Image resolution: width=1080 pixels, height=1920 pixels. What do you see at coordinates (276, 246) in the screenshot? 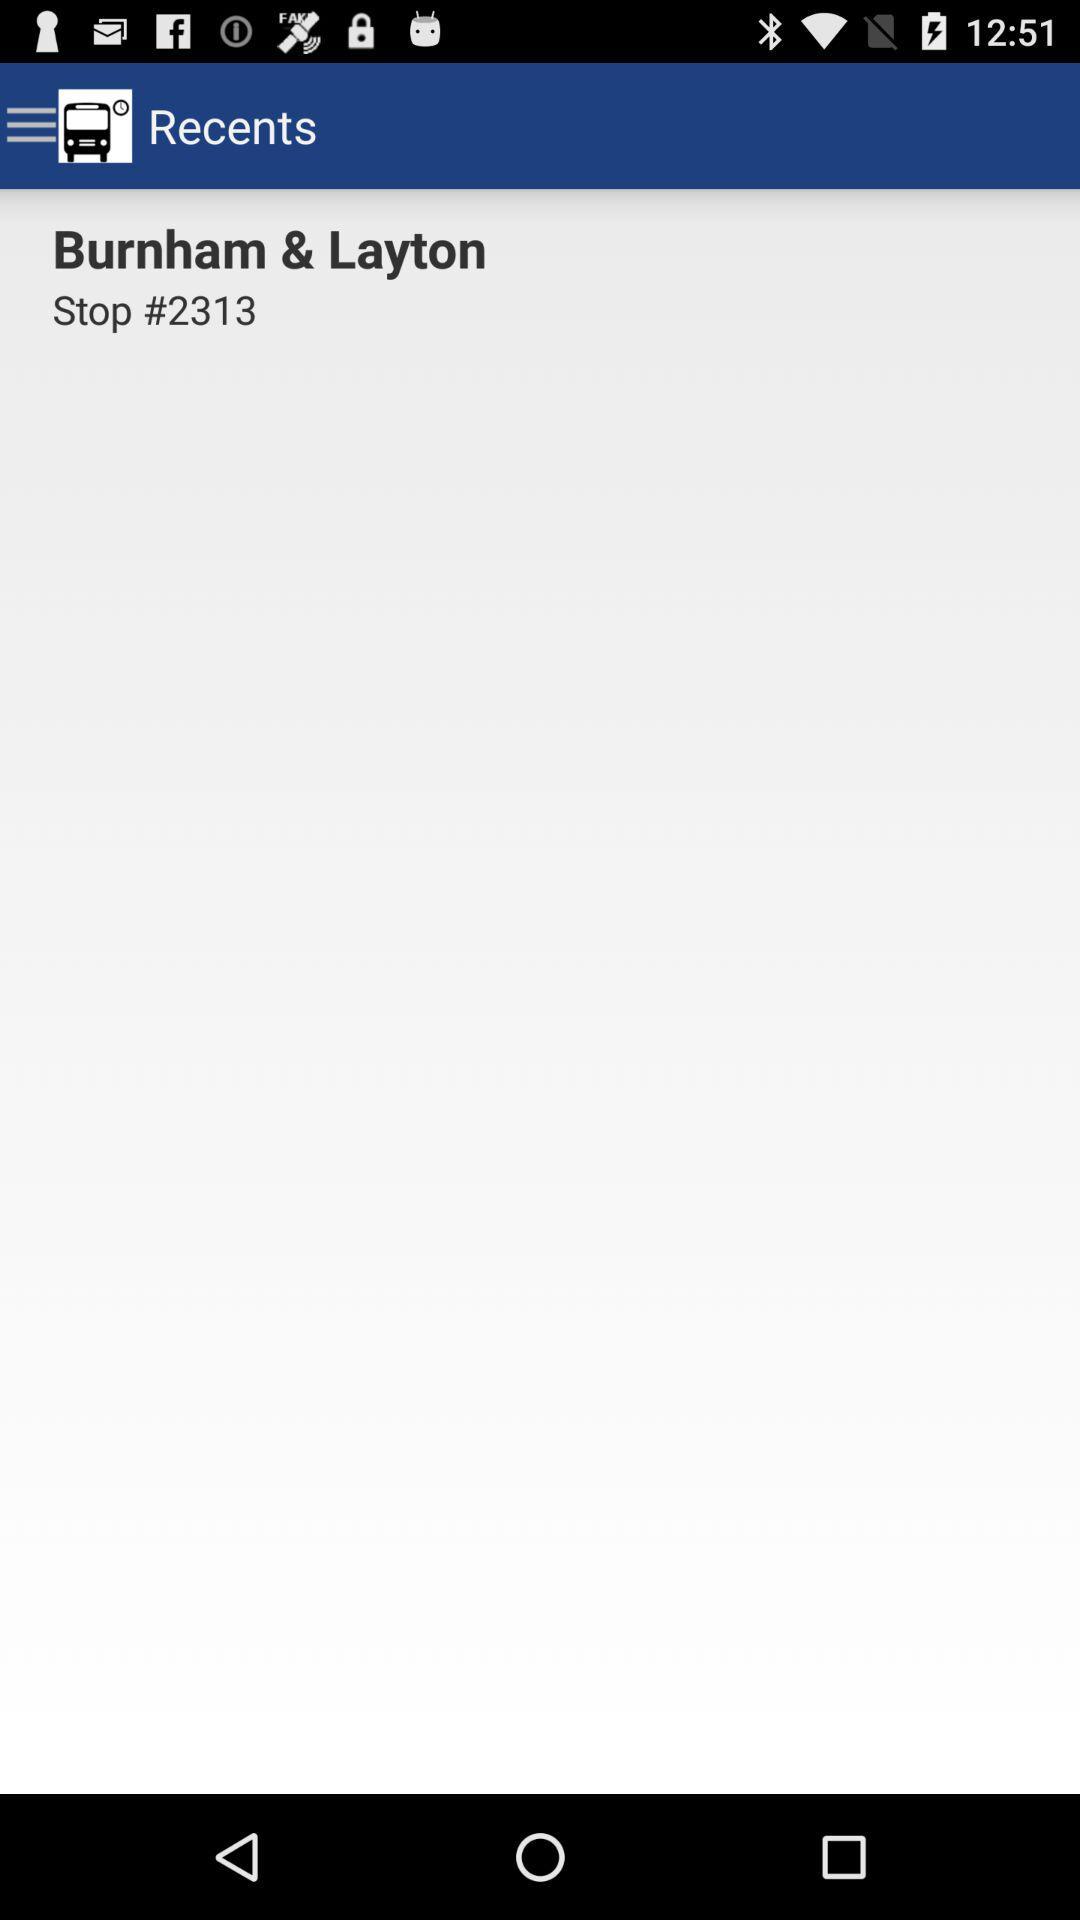
I see `the item above stop #2313` at bounding box center [276, 246].